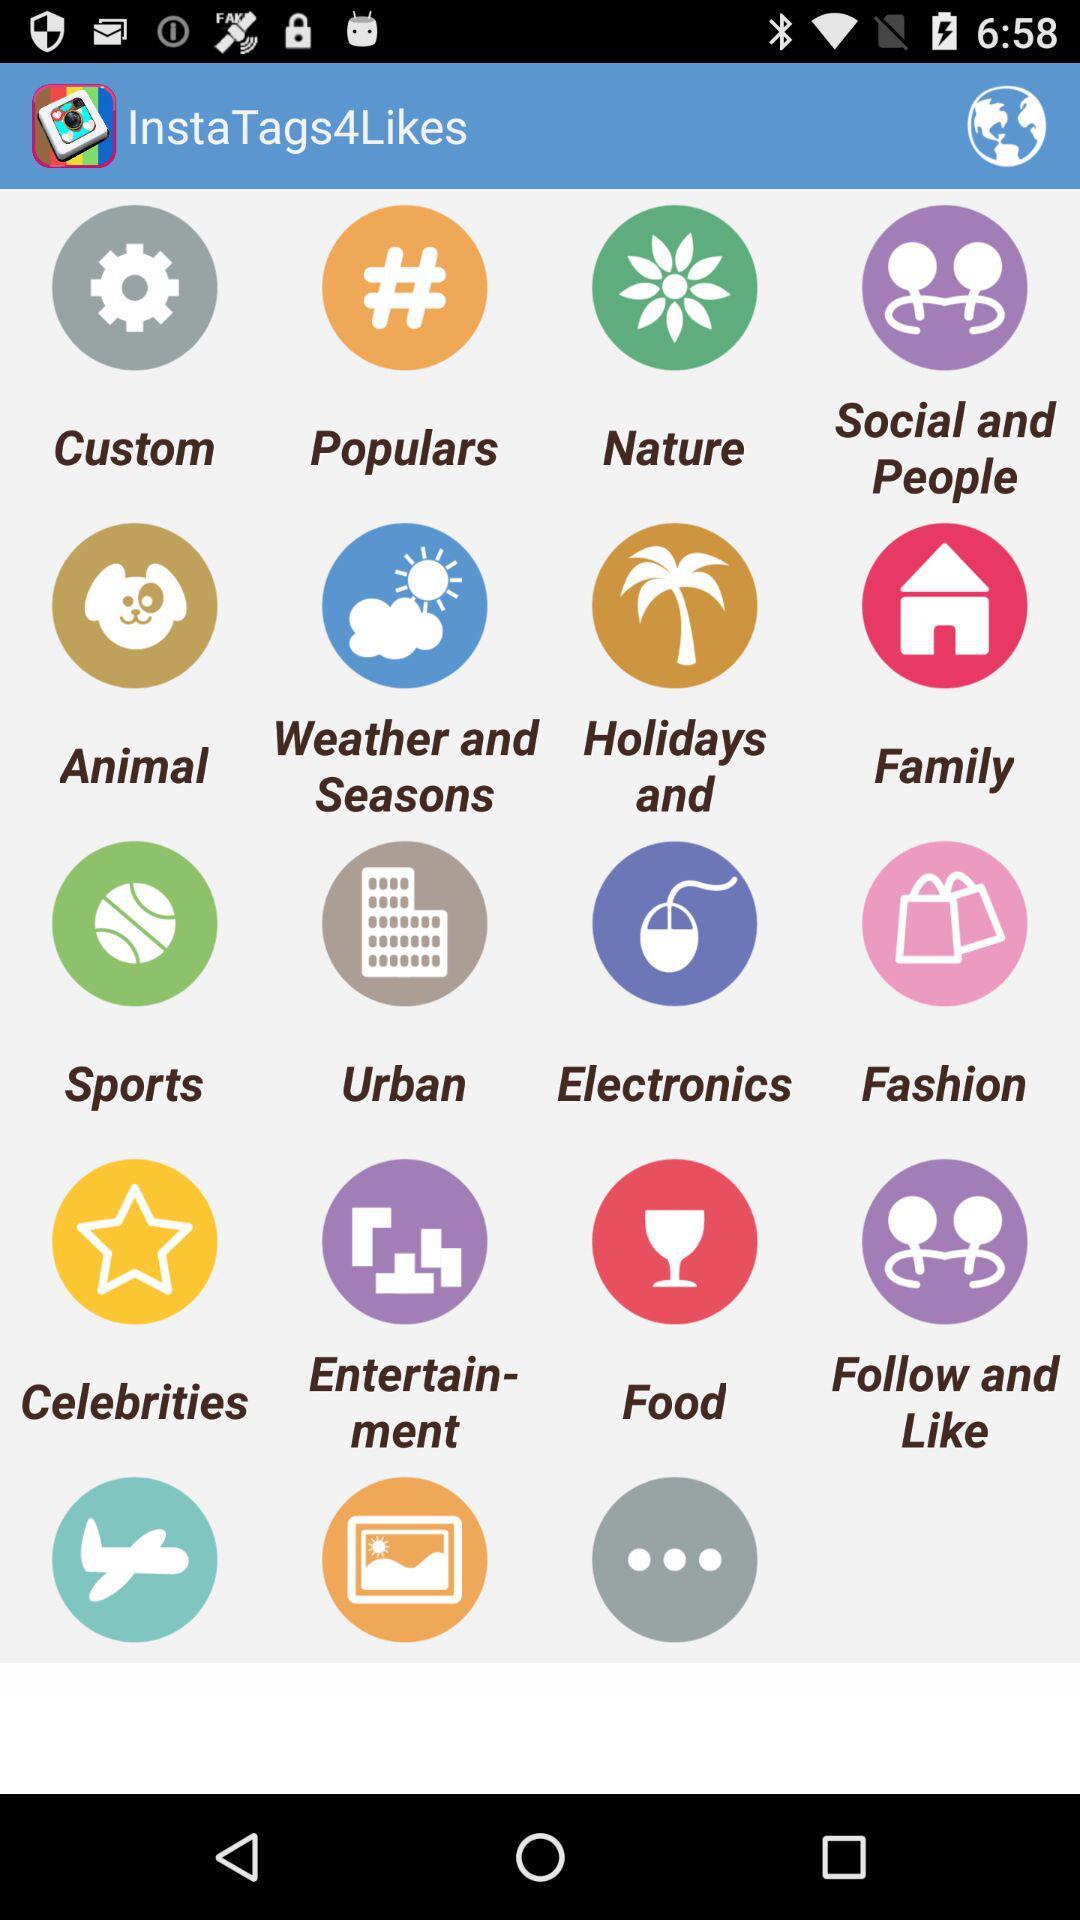  What do you see at coordinates (674, 604) in the screenshot?
I see `the holidays and icon` at bounding box center [674, 604].